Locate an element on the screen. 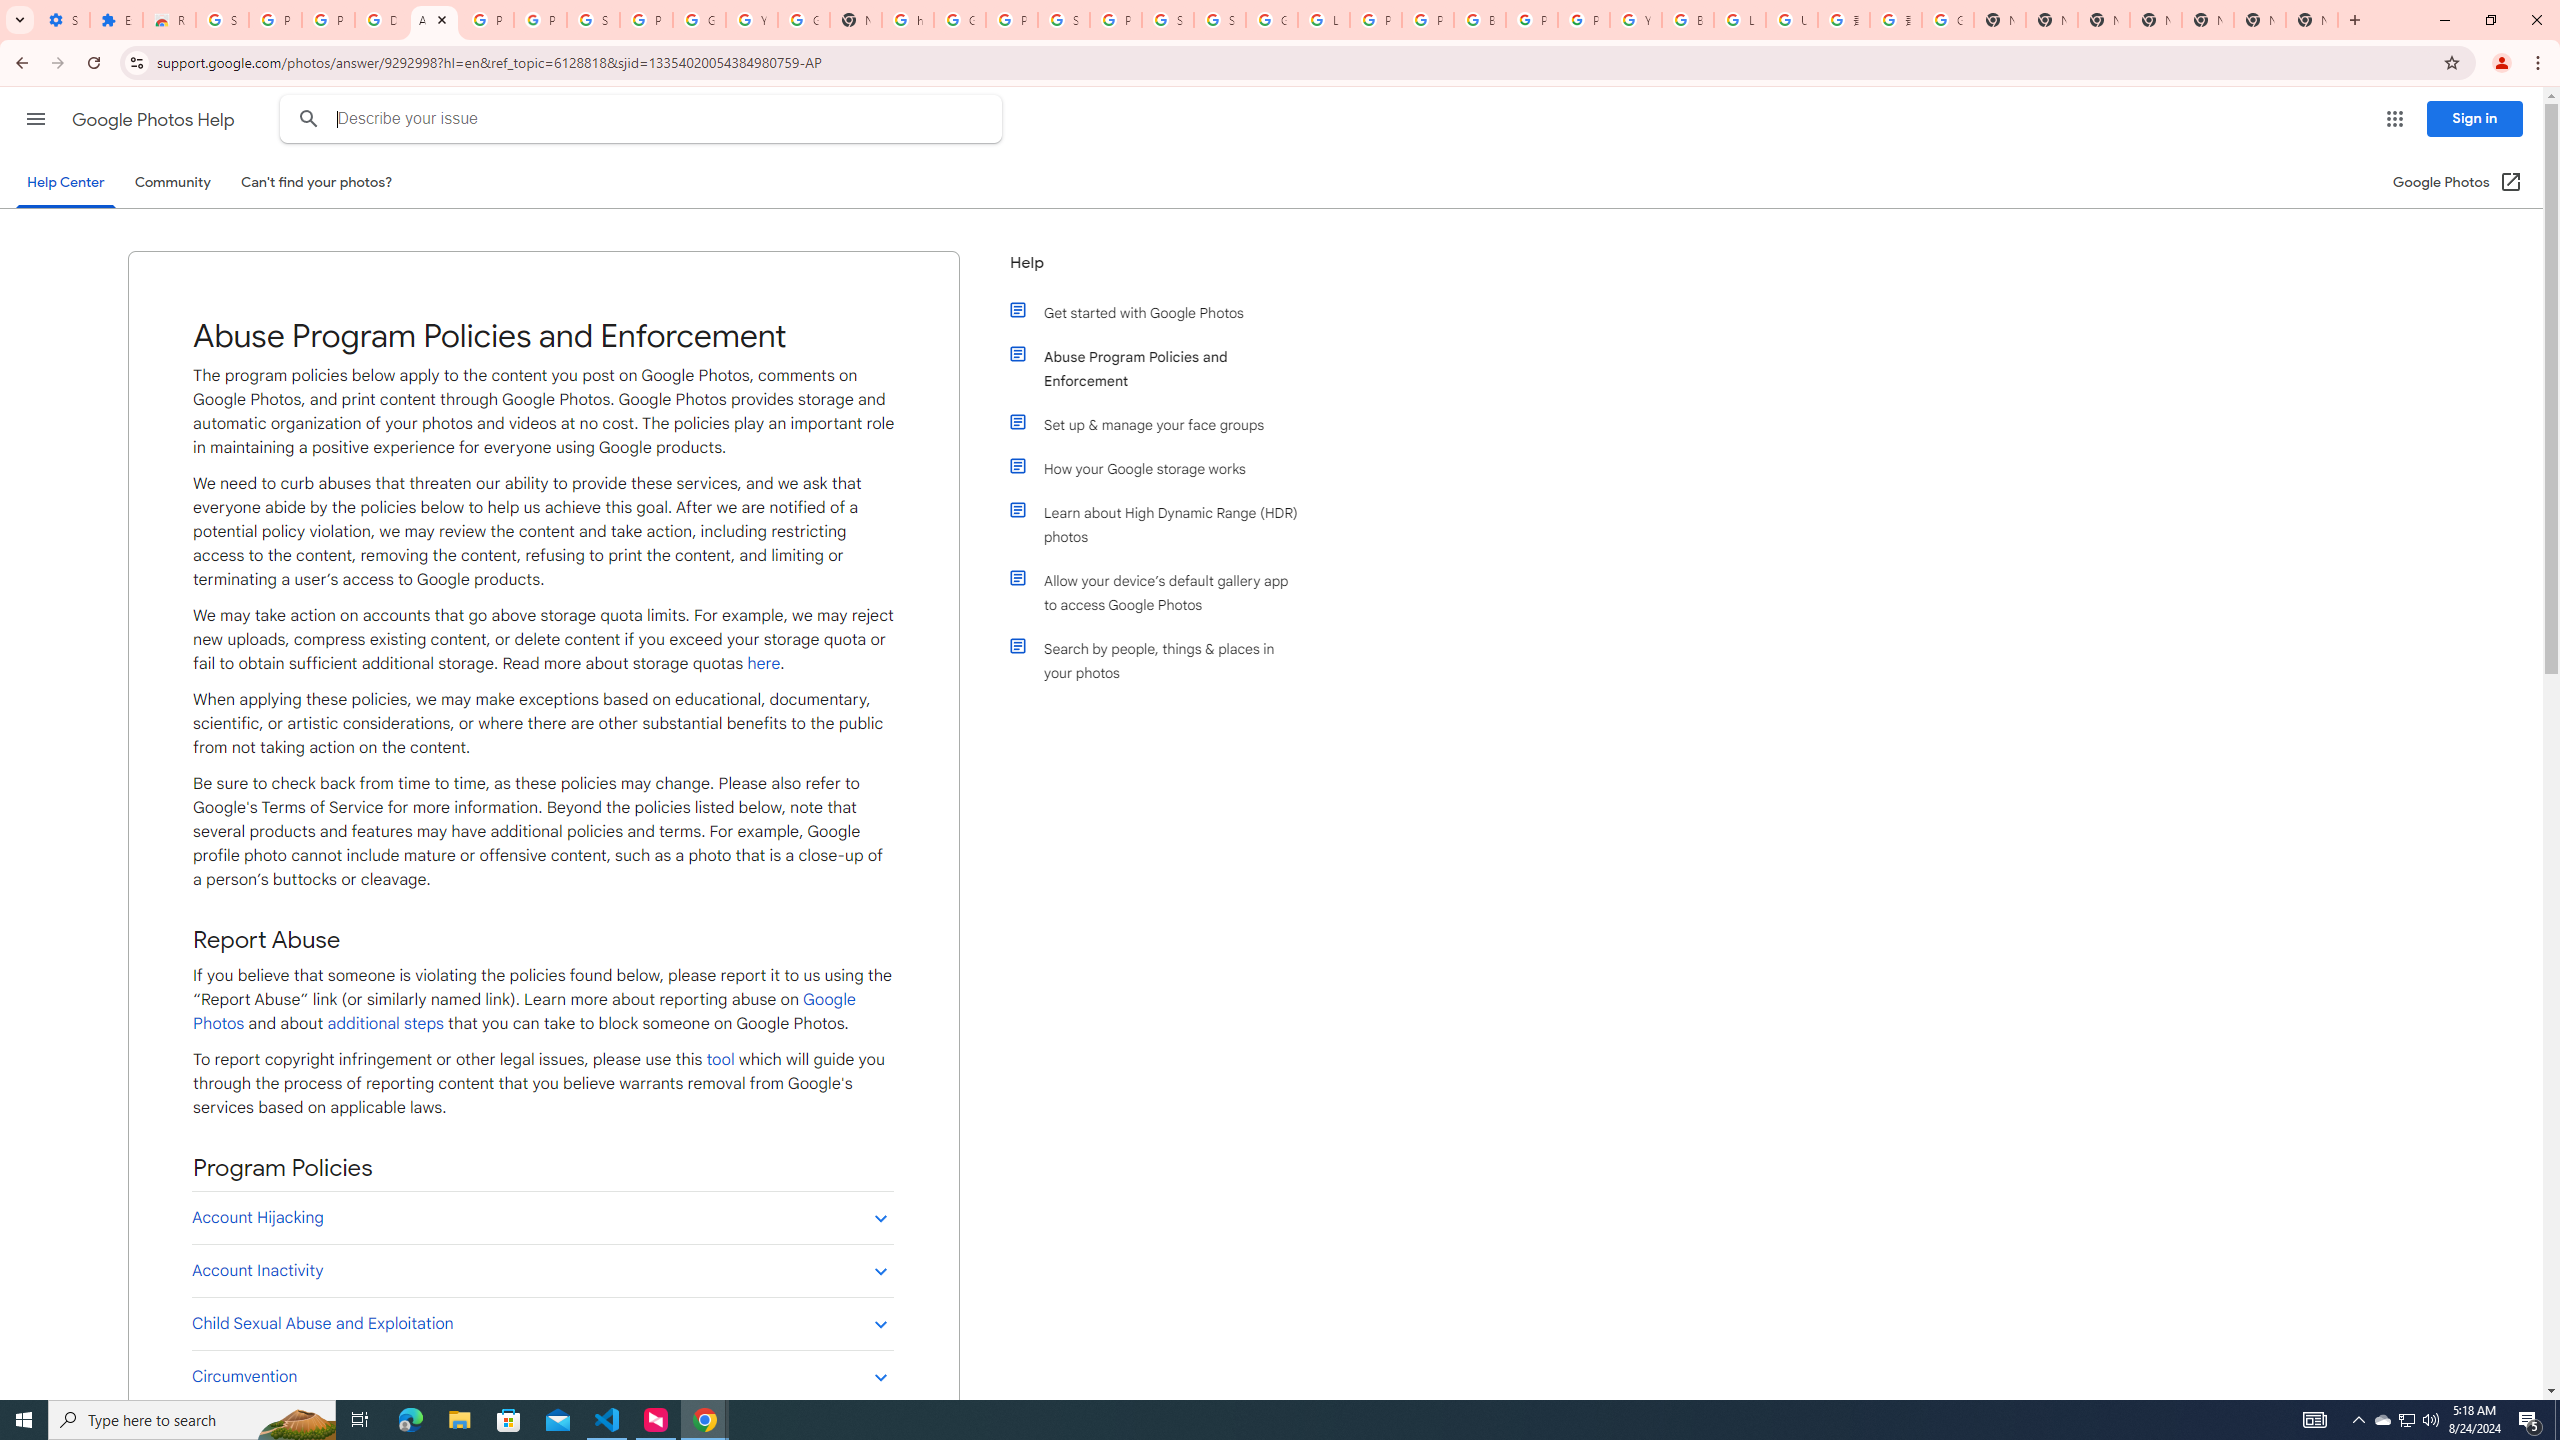 Image resolution: width=2560 pixels, height=1440 pixels. 'Community' is located at coordinates (171, 181).